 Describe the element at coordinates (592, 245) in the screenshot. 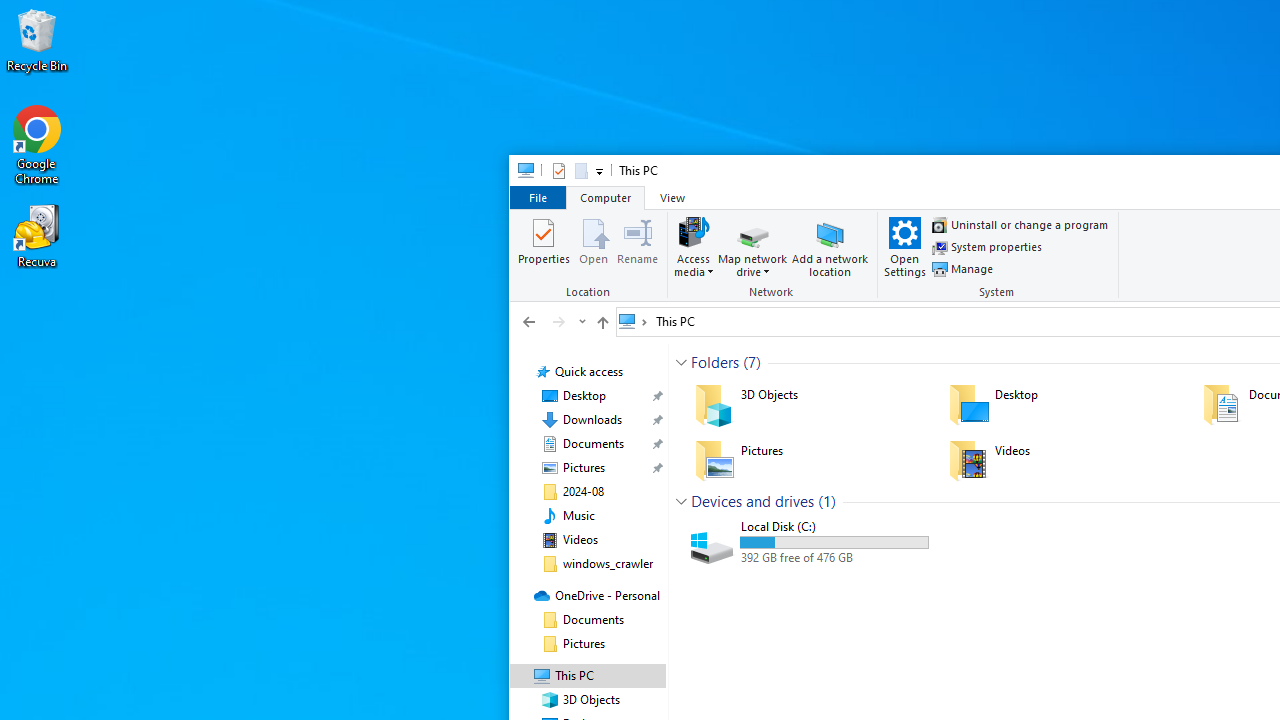

I see `'Open'` at that location.